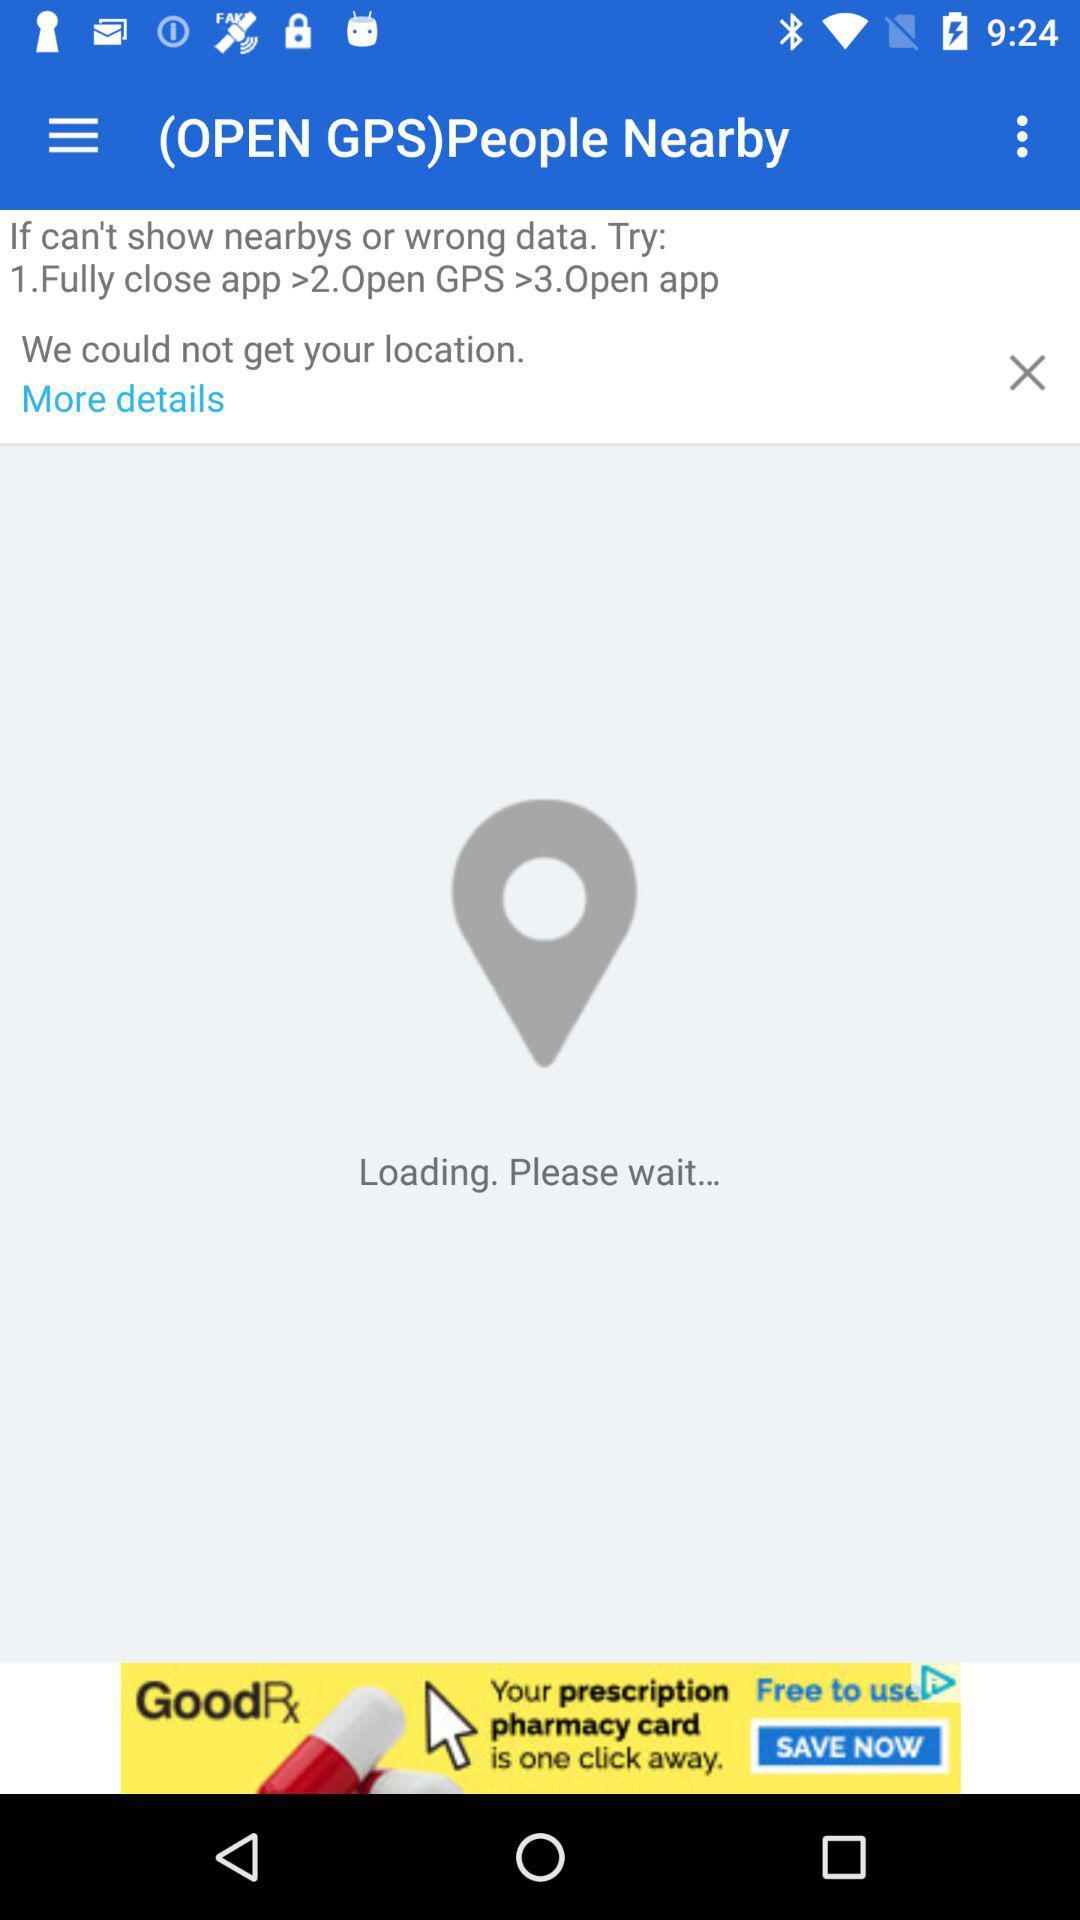 This screenshot has height=1920, width=1080. I want to click on item, so click(1027, 372).